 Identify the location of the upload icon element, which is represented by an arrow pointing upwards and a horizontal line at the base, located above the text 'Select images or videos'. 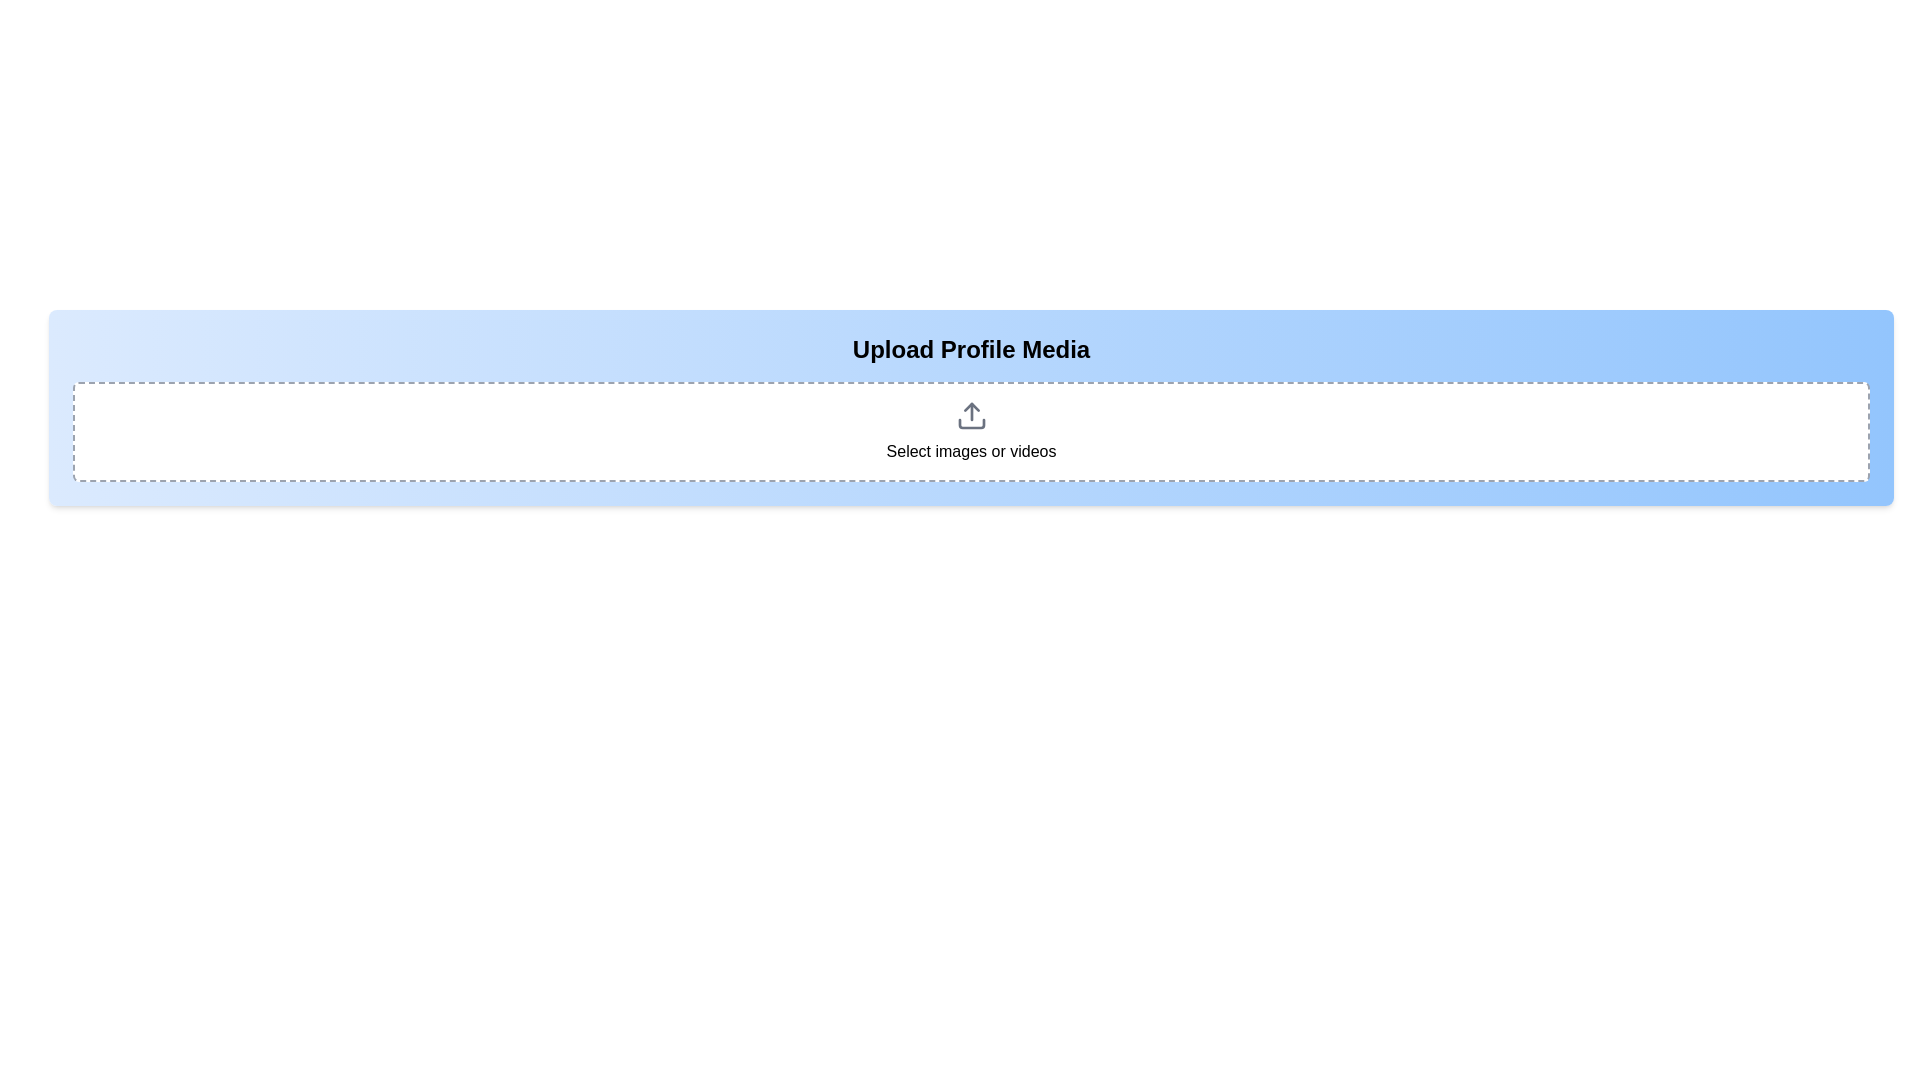
(971, 415).